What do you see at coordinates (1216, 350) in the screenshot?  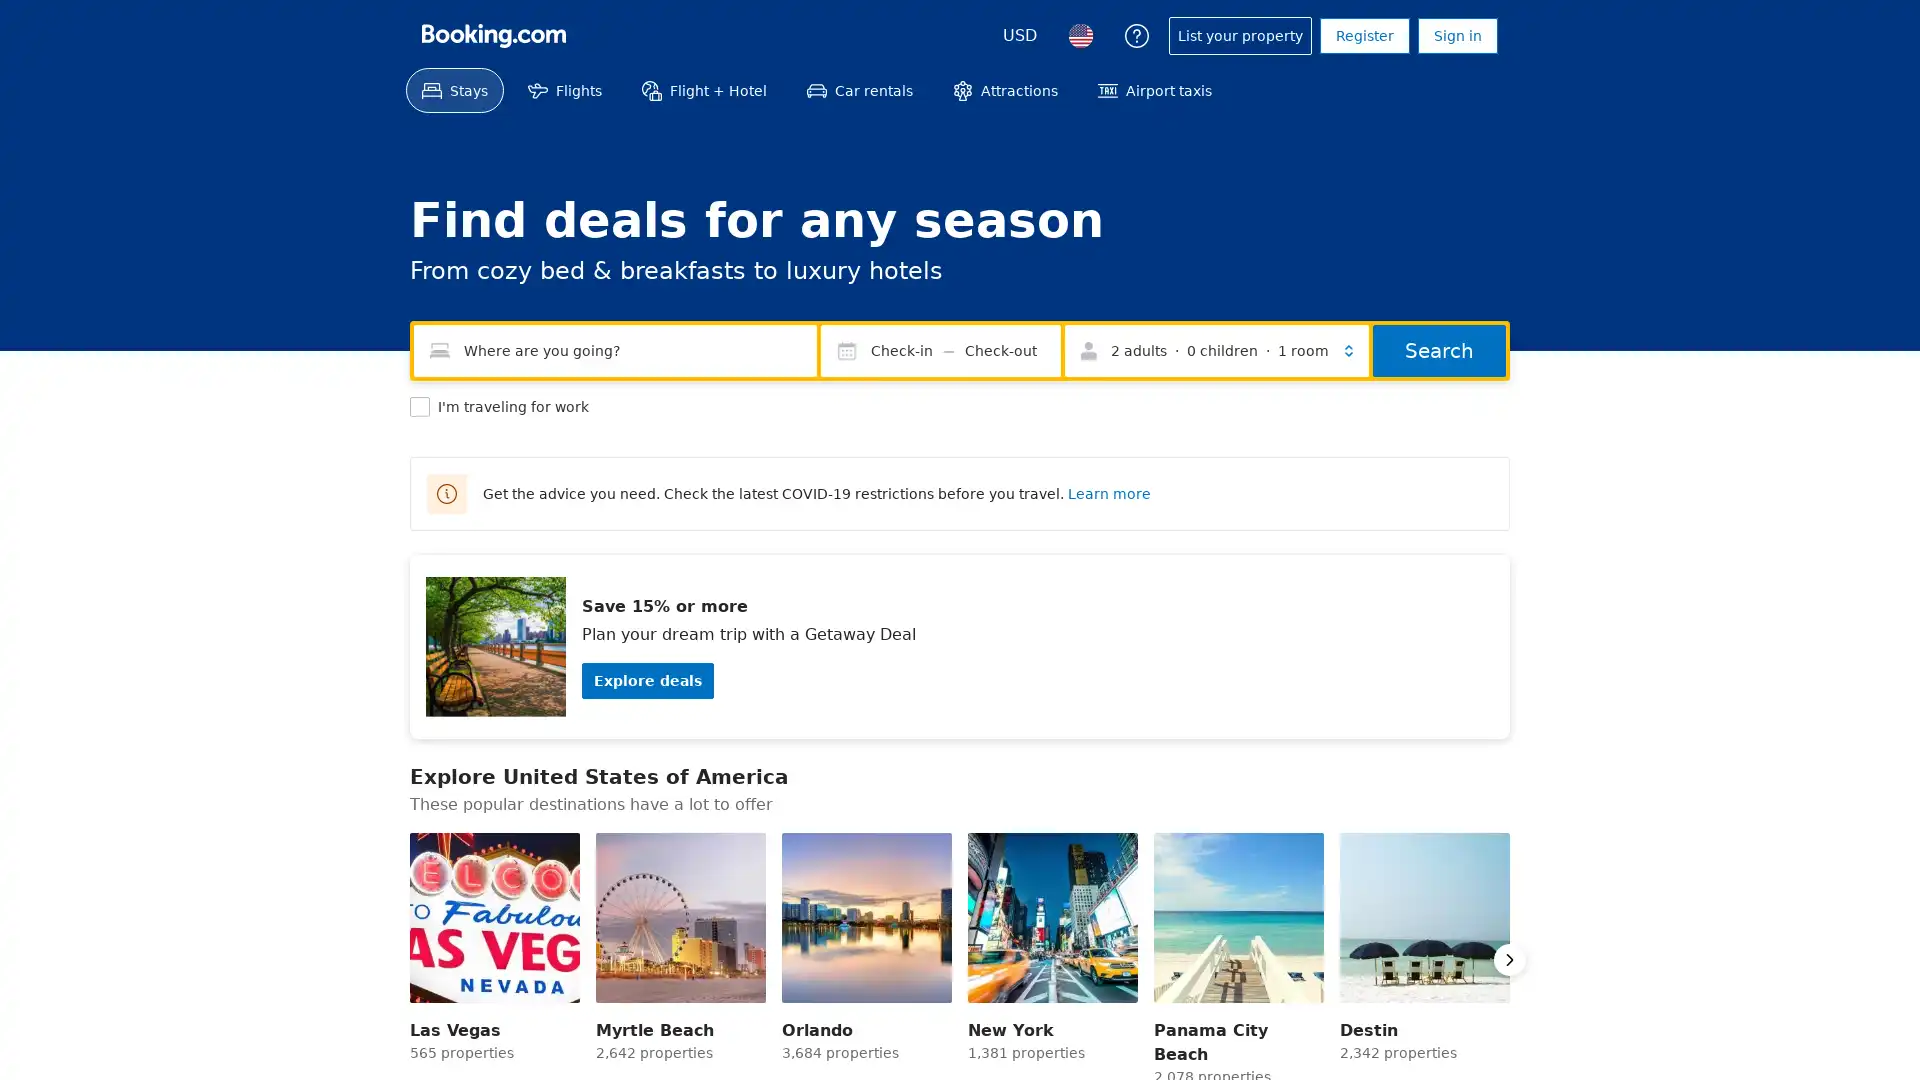 I see `Rooms and occupancy 2 adults    0 children   1 room` at bounding box center [1216, 350].